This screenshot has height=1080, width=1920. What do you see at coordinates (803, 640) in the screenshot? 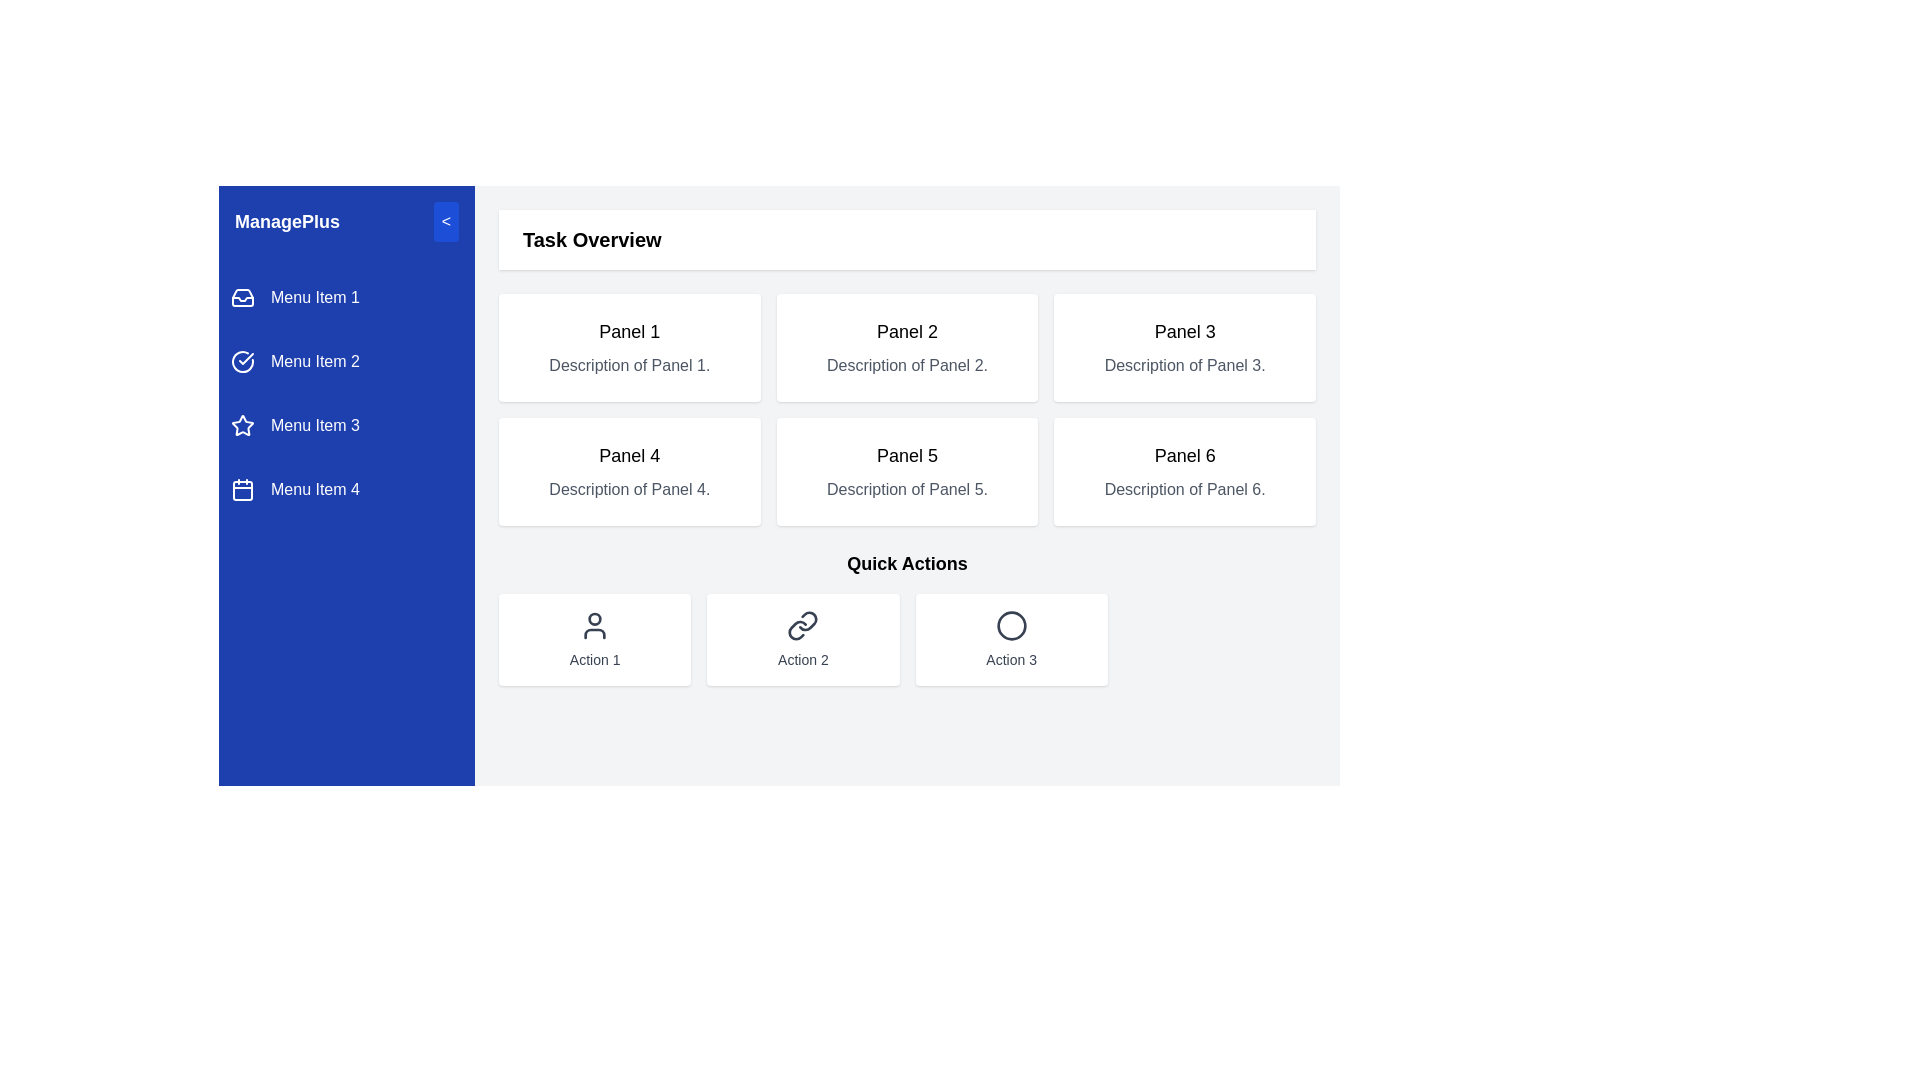
I see `the button located in the center of the 'Quick Actions' section` at bounding box center [803, 640].